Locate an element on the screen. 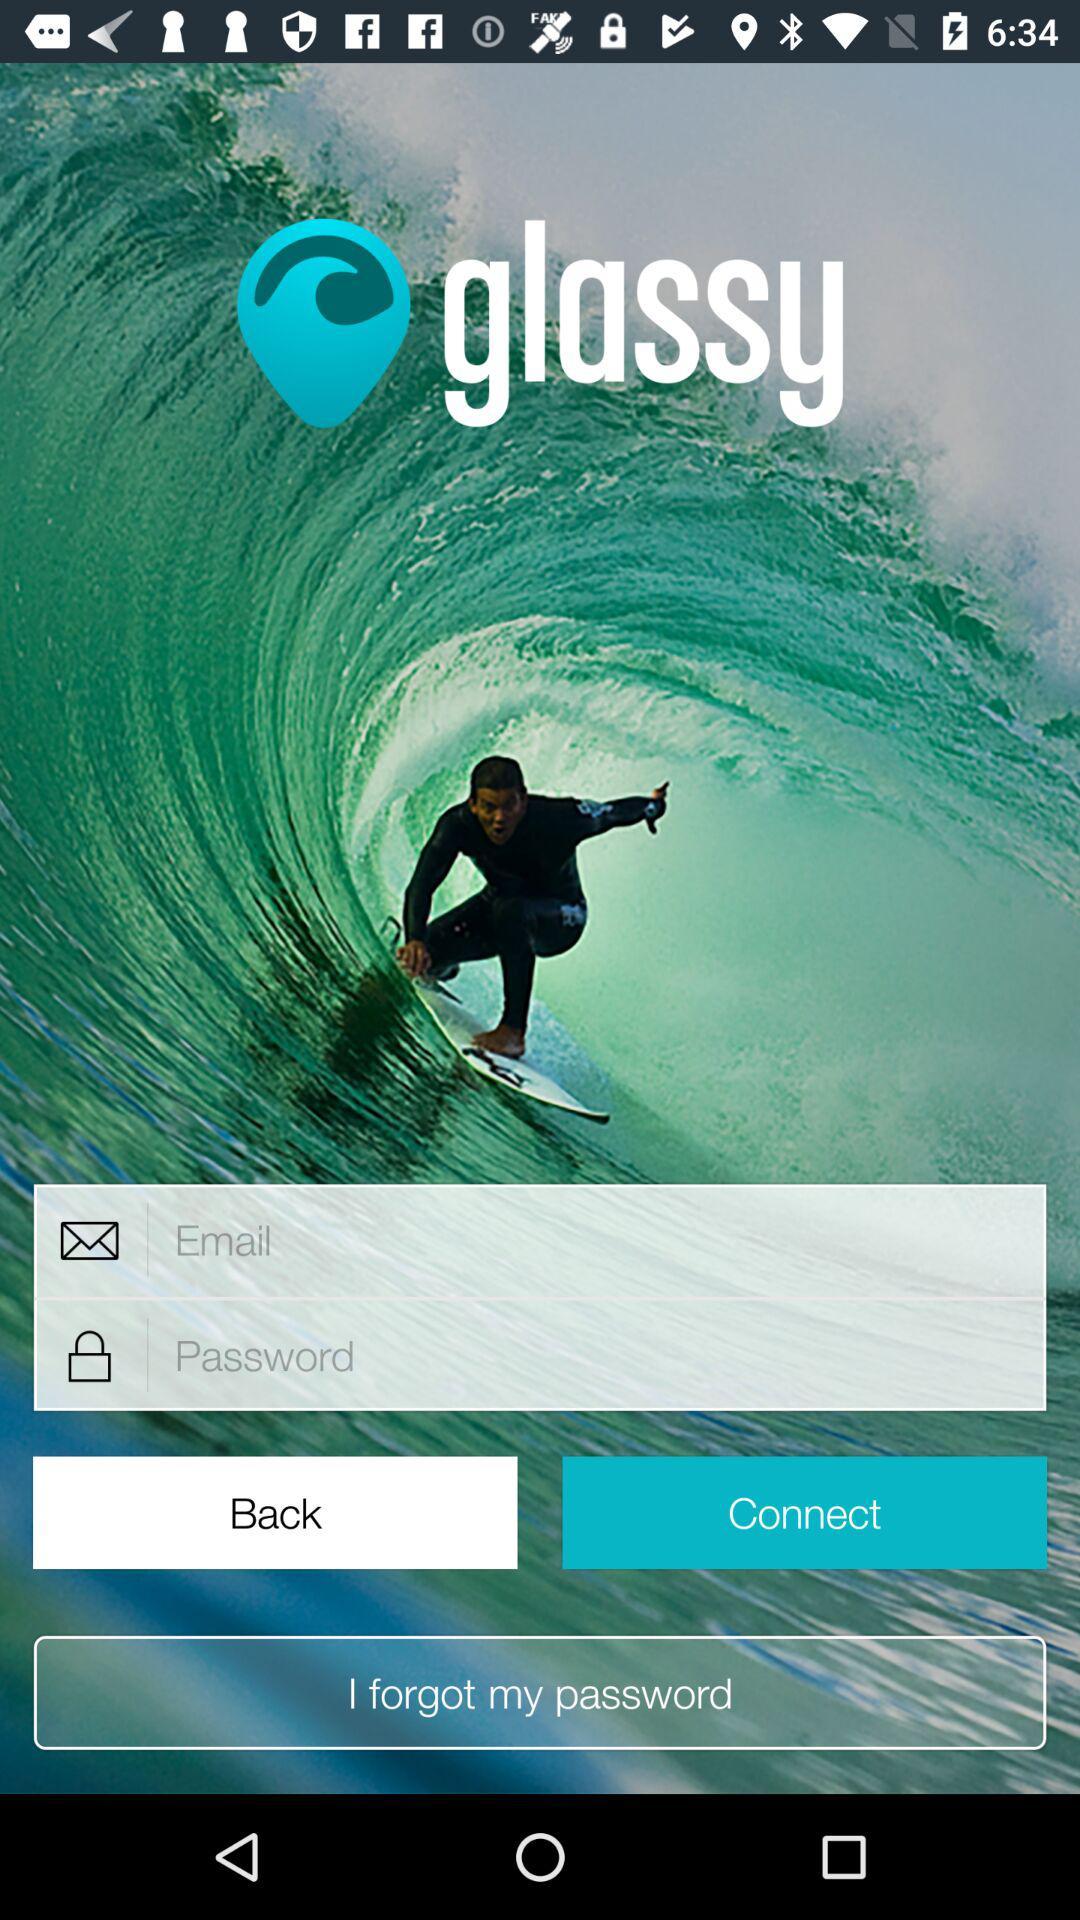  password is located at coordinates (597, 1355).